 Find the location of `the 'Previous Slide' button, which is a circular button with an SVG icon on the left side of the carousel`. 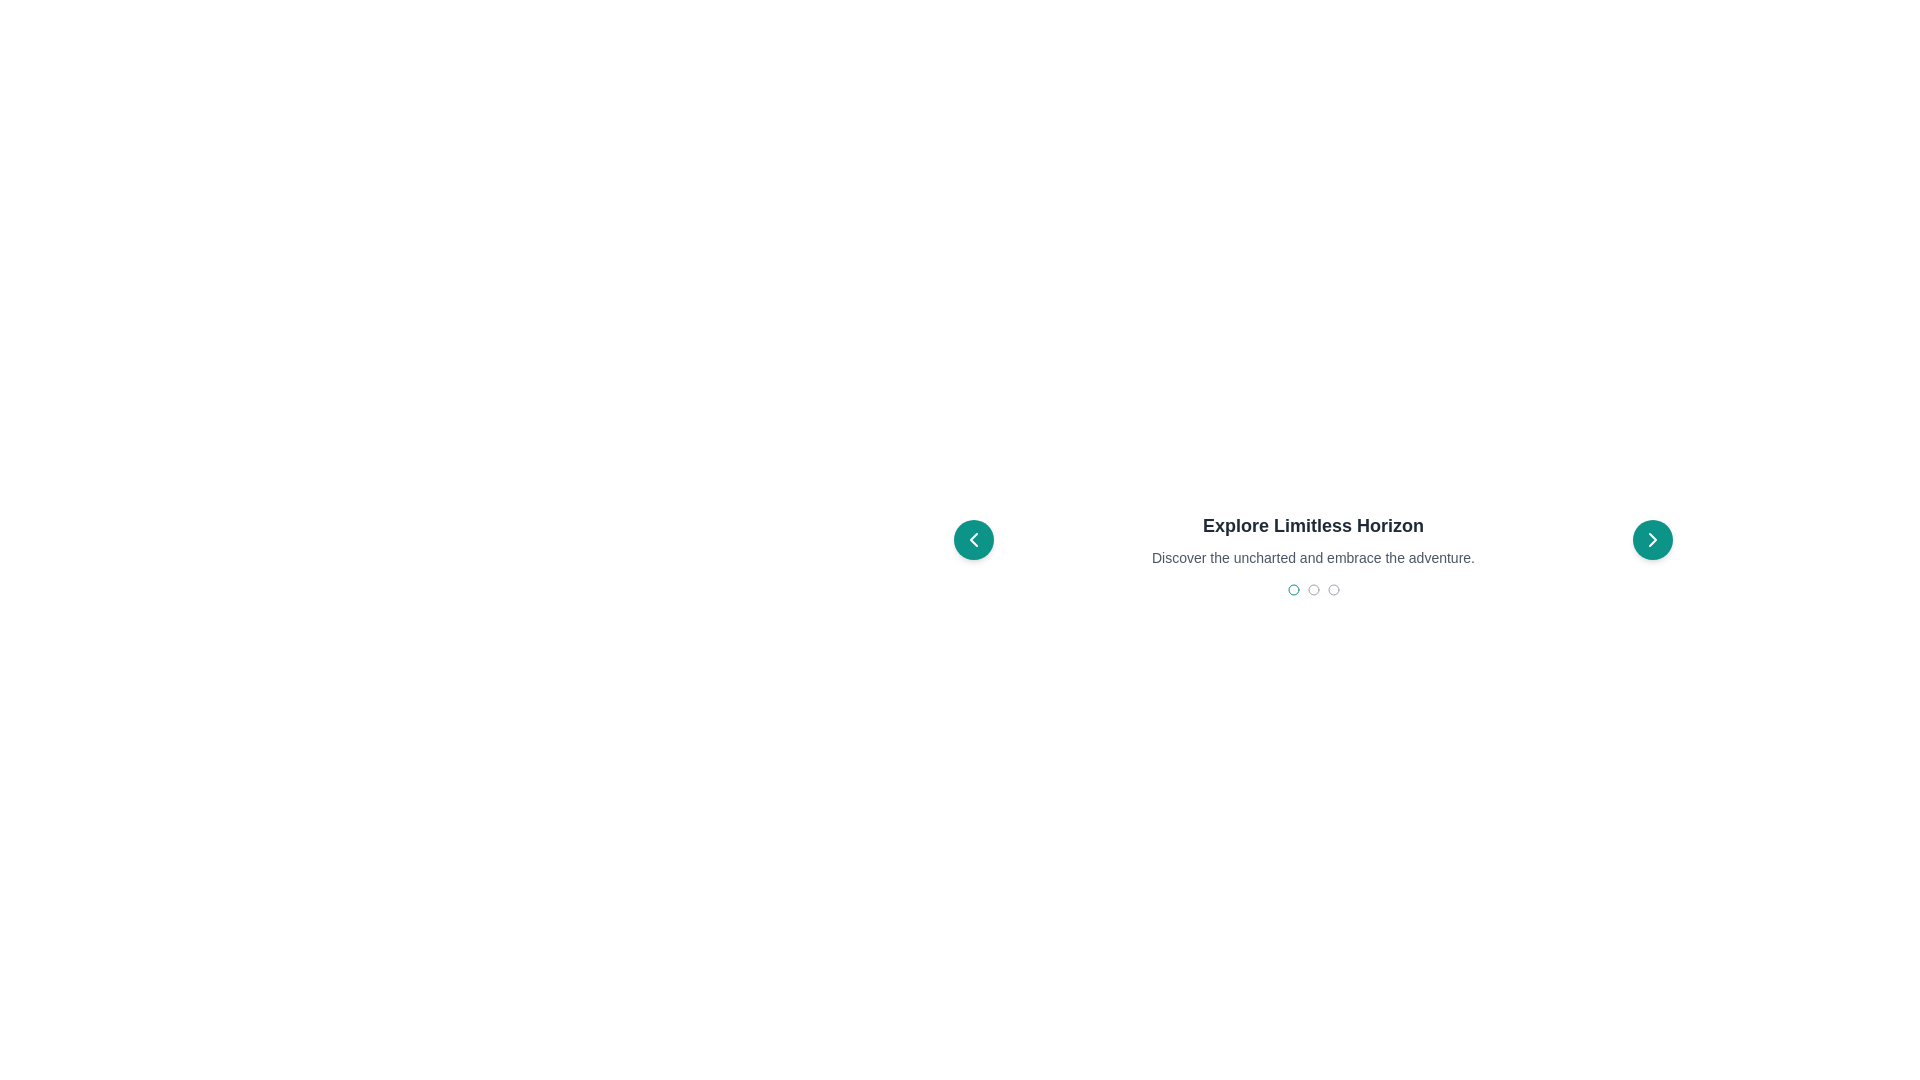

the 'Previous Slide' button, which is a circular button with an SVG icon on the left side of the carousel is located at coordinates (973, 540).